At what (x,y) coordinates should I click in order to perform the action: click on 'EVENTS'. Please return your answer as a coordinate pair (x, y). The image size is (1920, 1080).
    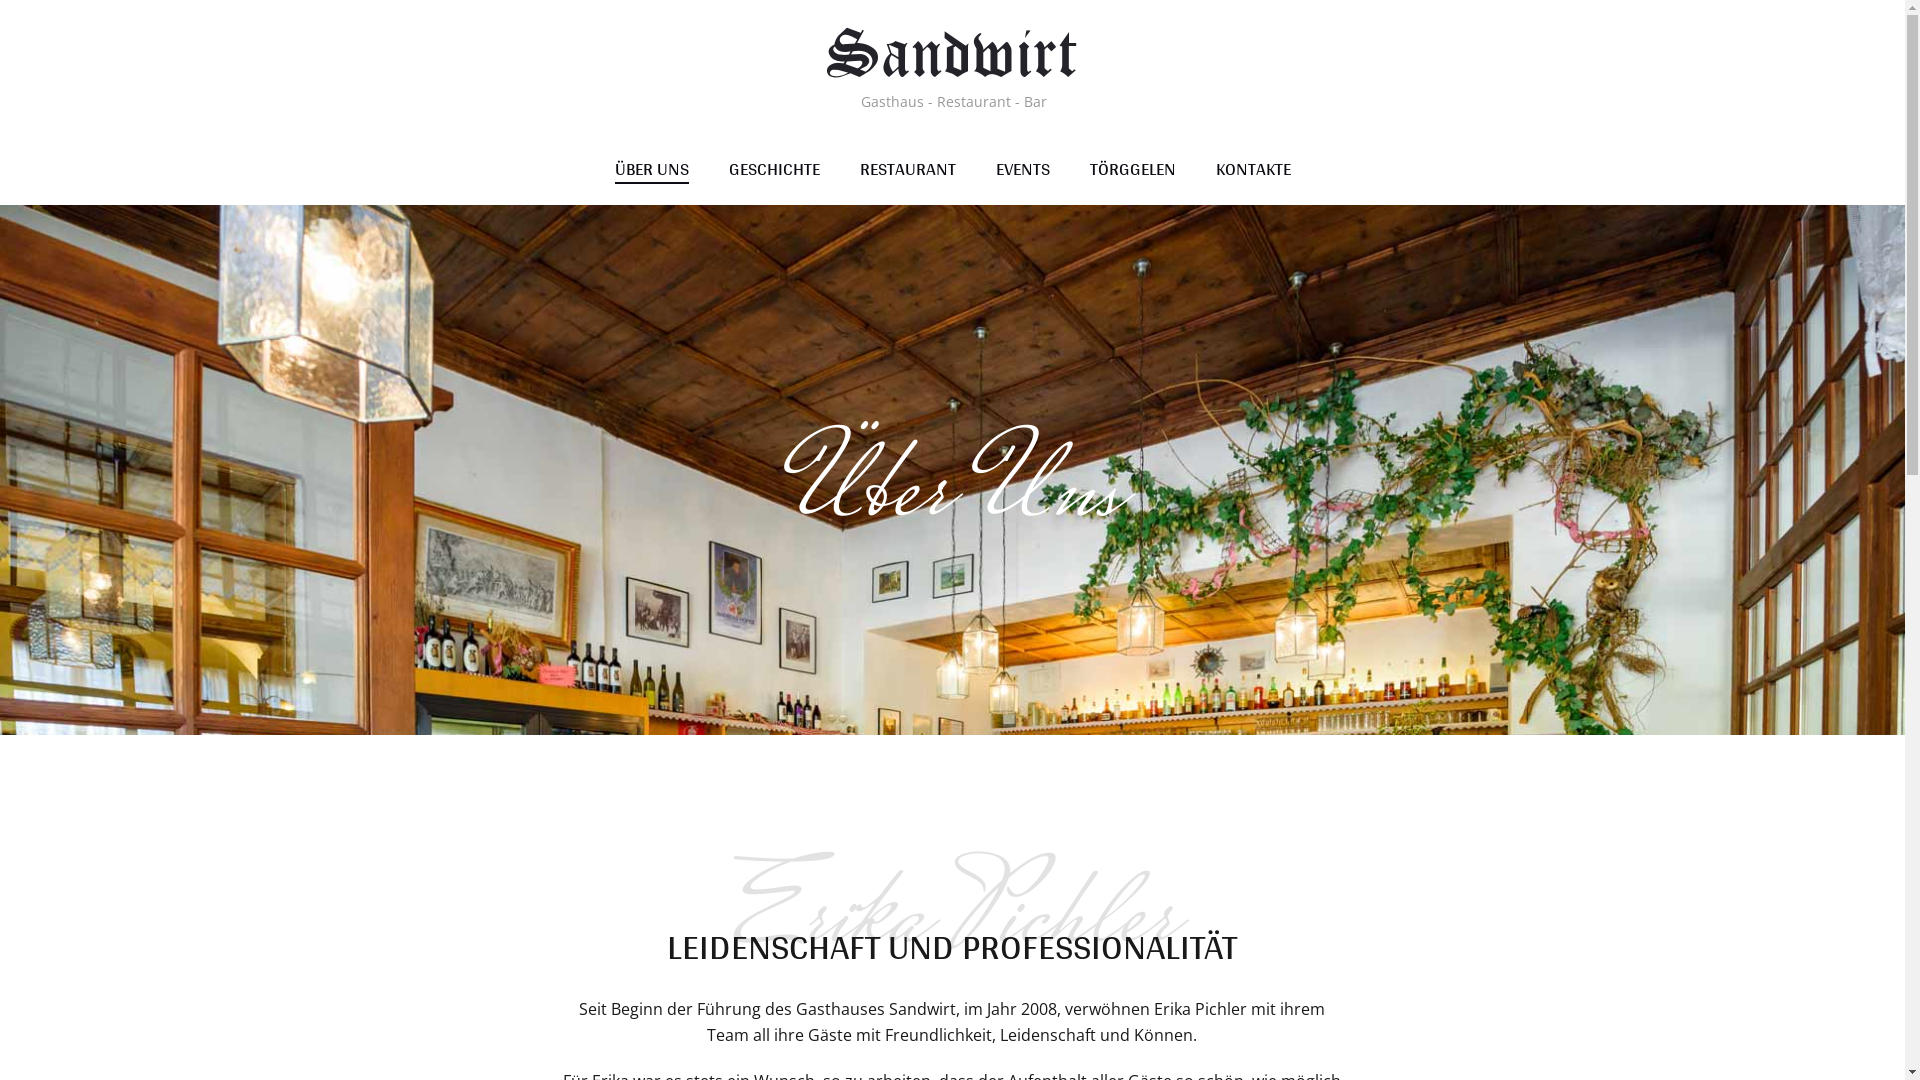
    Looking at the image, I should click on (1022, 168).